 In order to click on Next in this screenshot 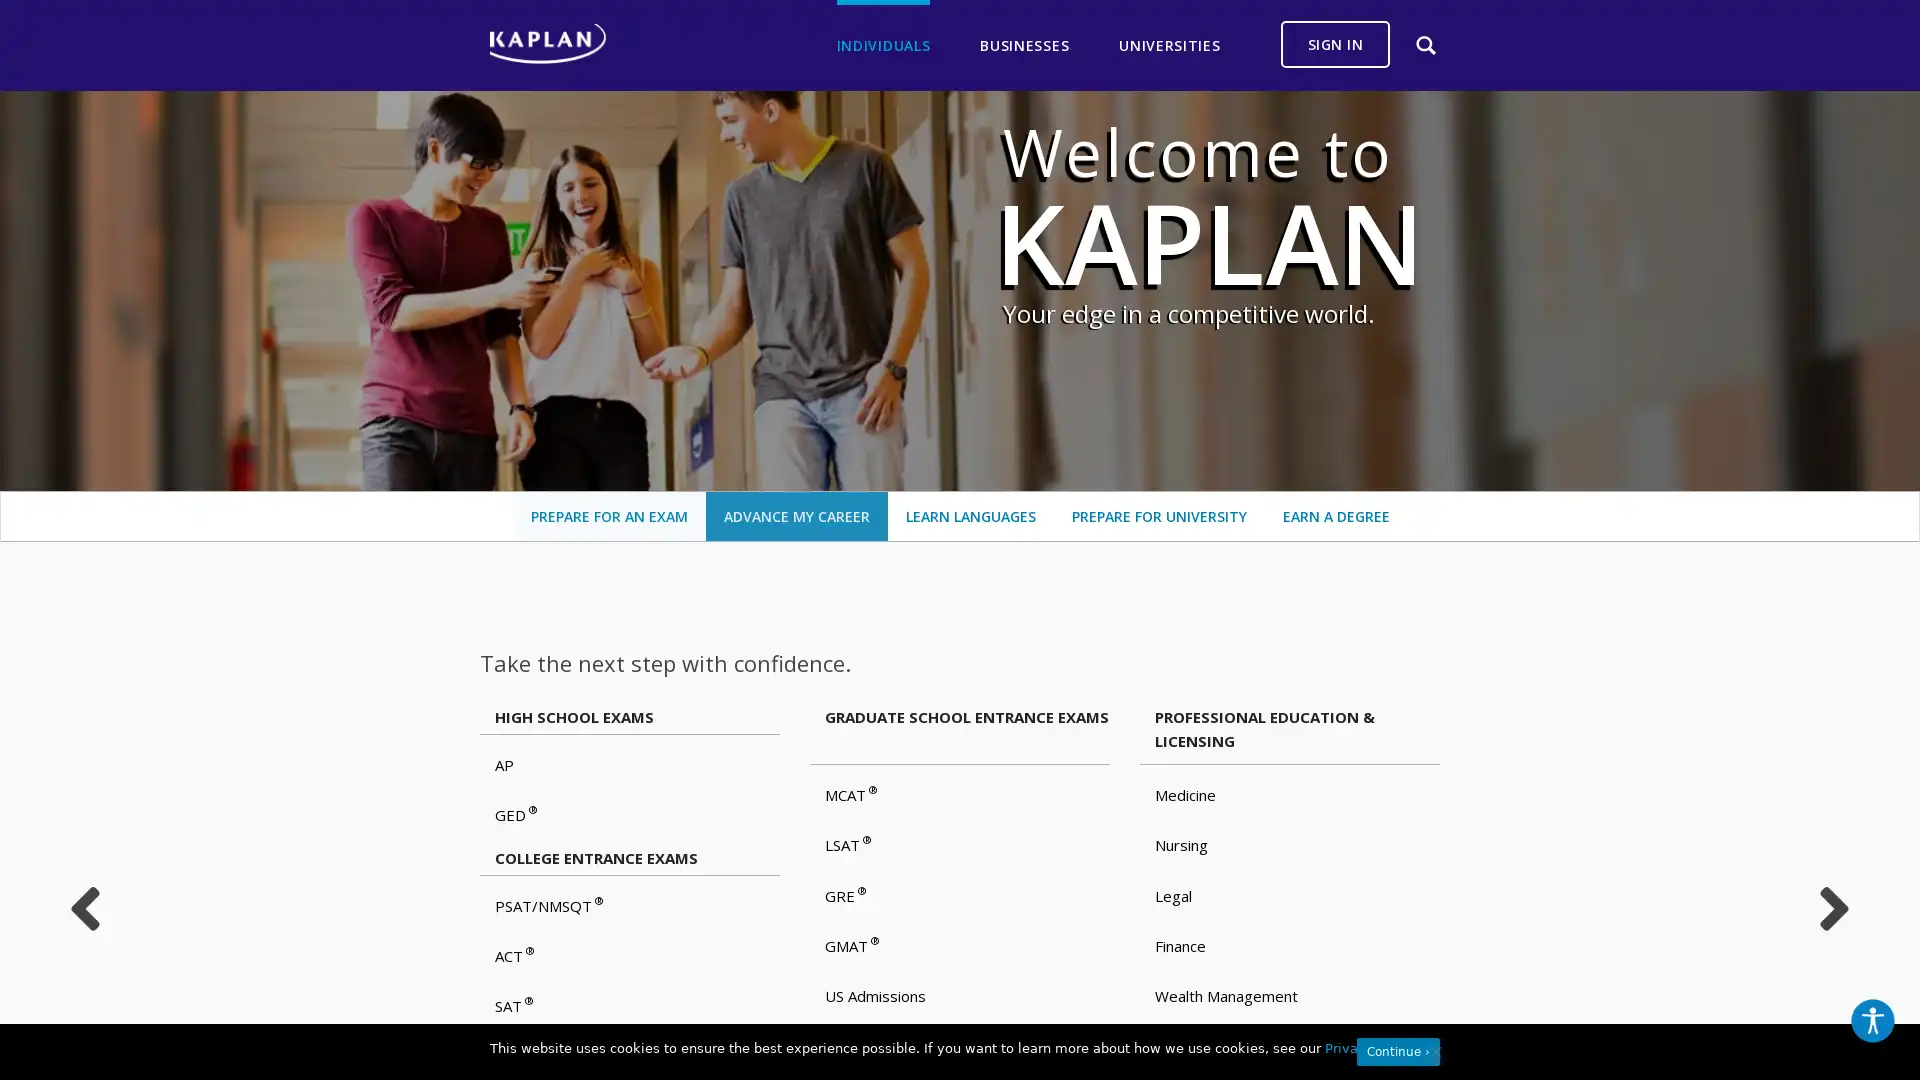, I will do `click(1834, 909)`.